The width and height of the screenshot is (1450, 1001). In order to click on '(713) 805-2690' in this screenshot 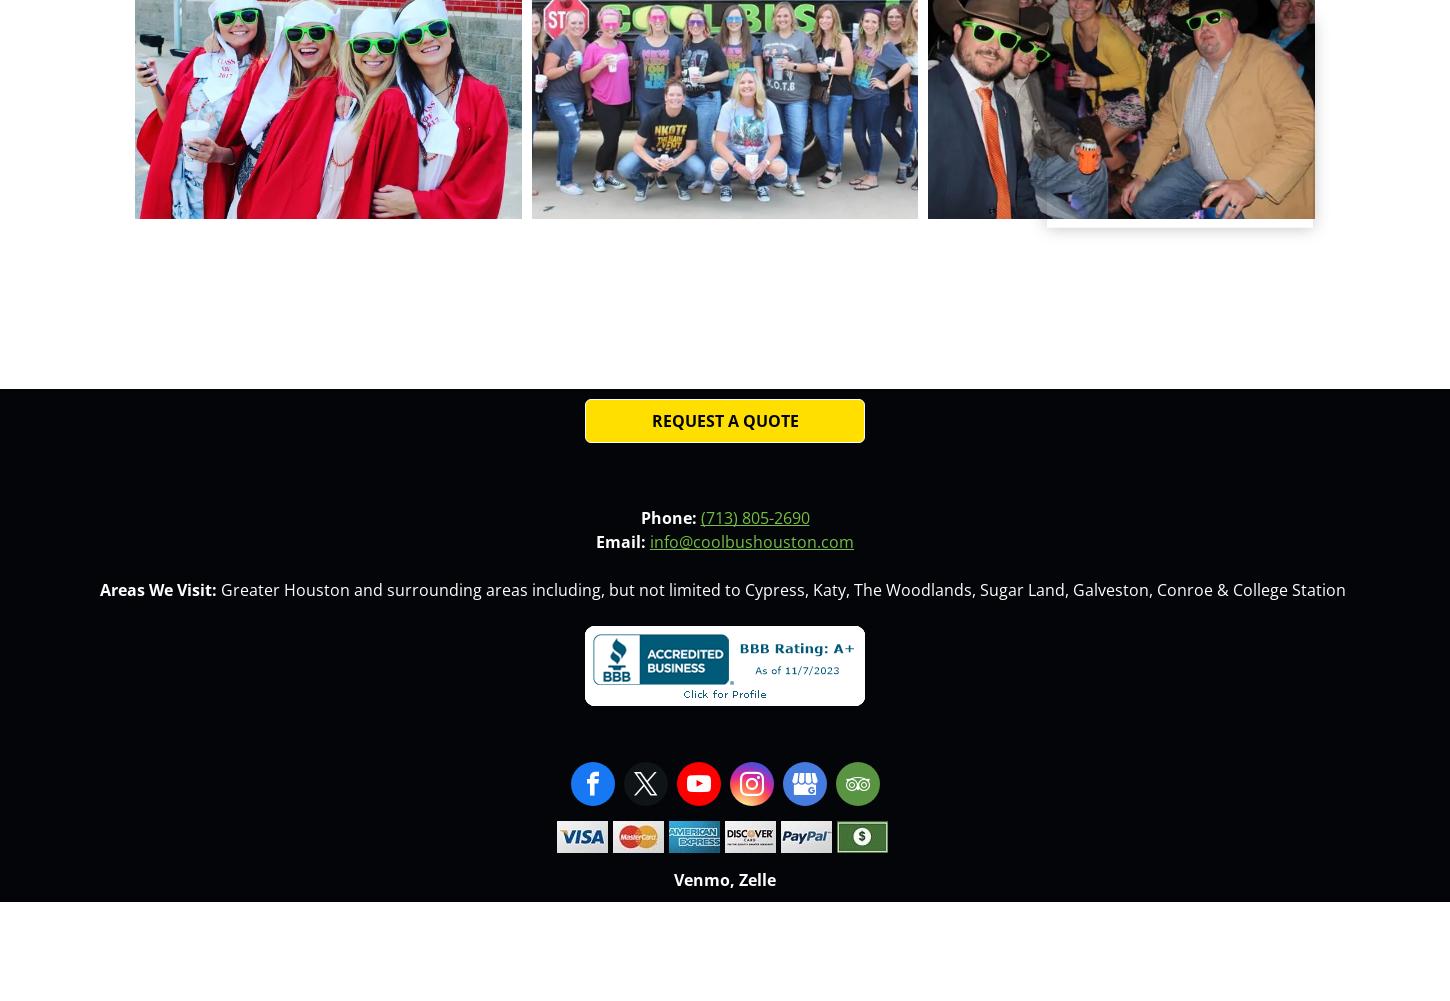, I will do `click(754, 516)`.